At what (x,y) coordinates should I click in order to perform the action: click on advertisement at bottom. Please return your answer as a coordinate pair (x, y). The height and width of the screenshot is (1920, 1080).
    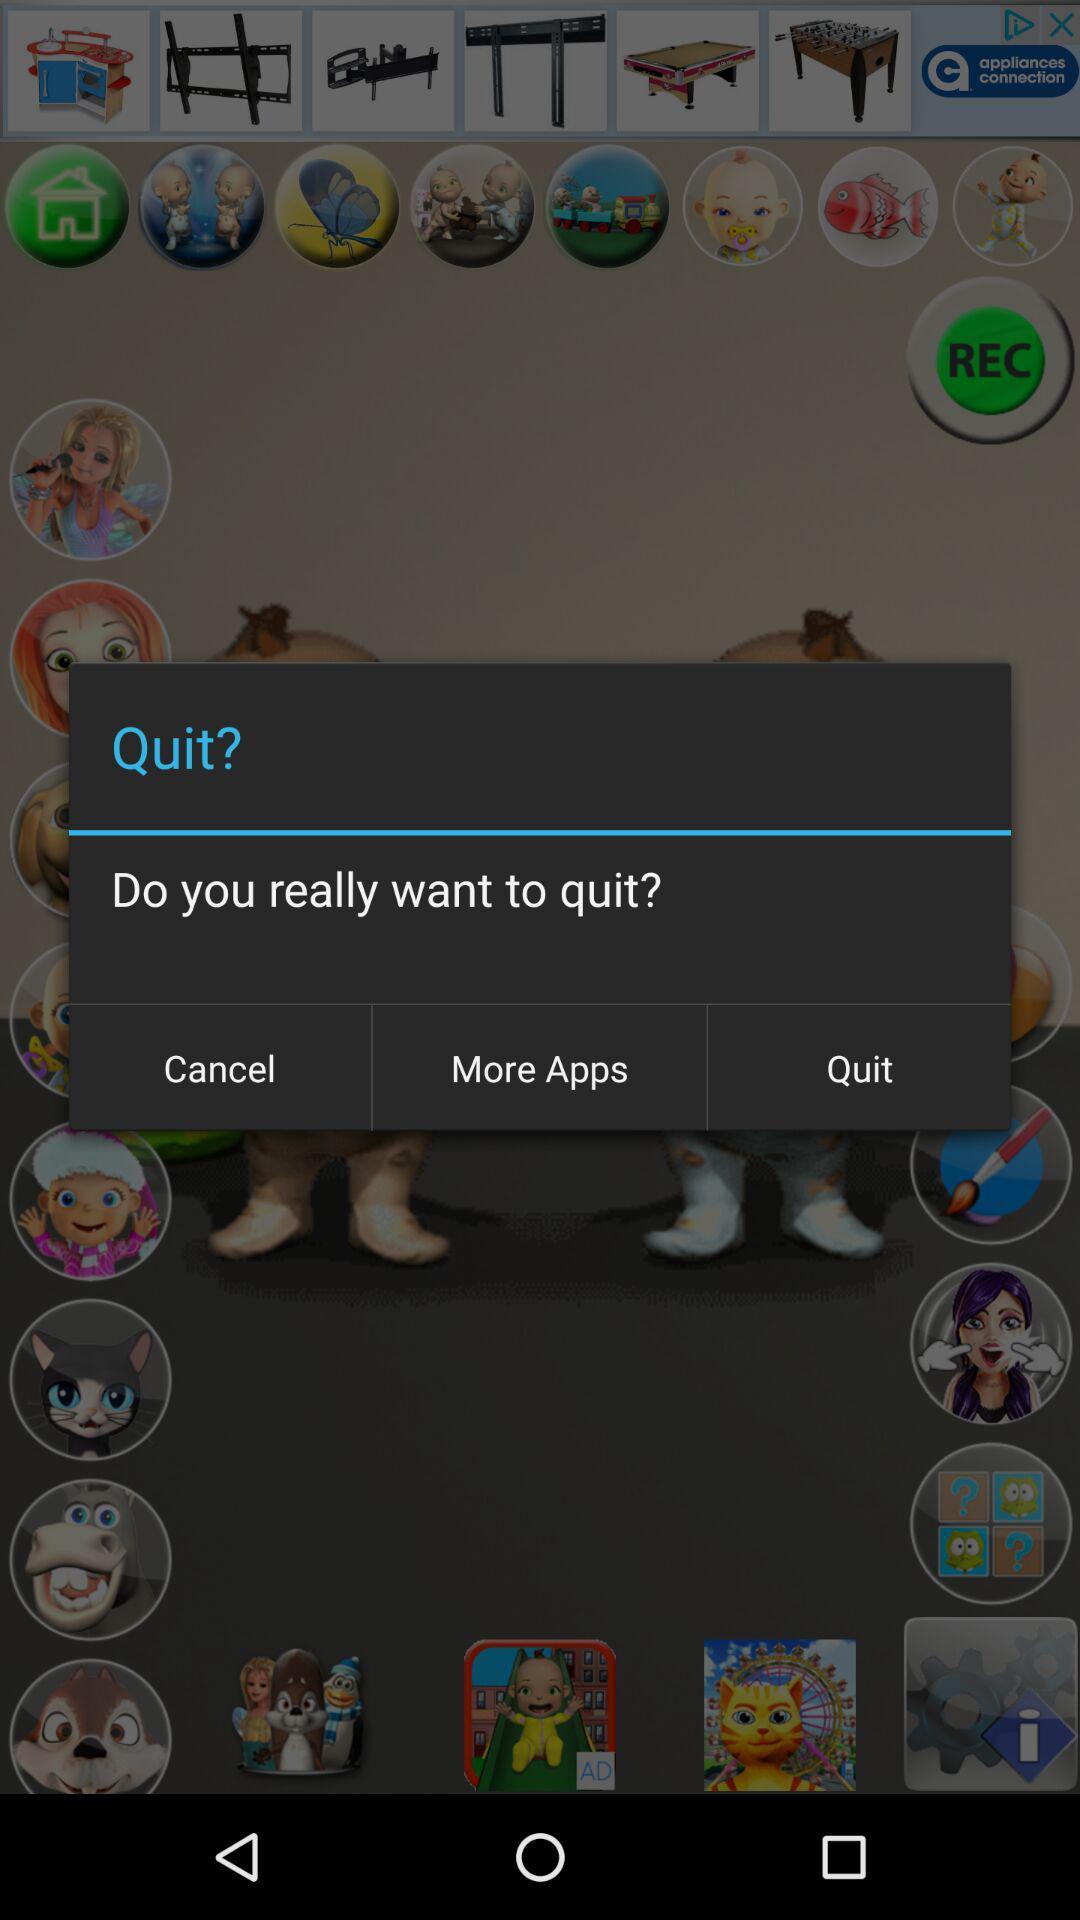
    Looking at the image, I should click on (540, 1714).